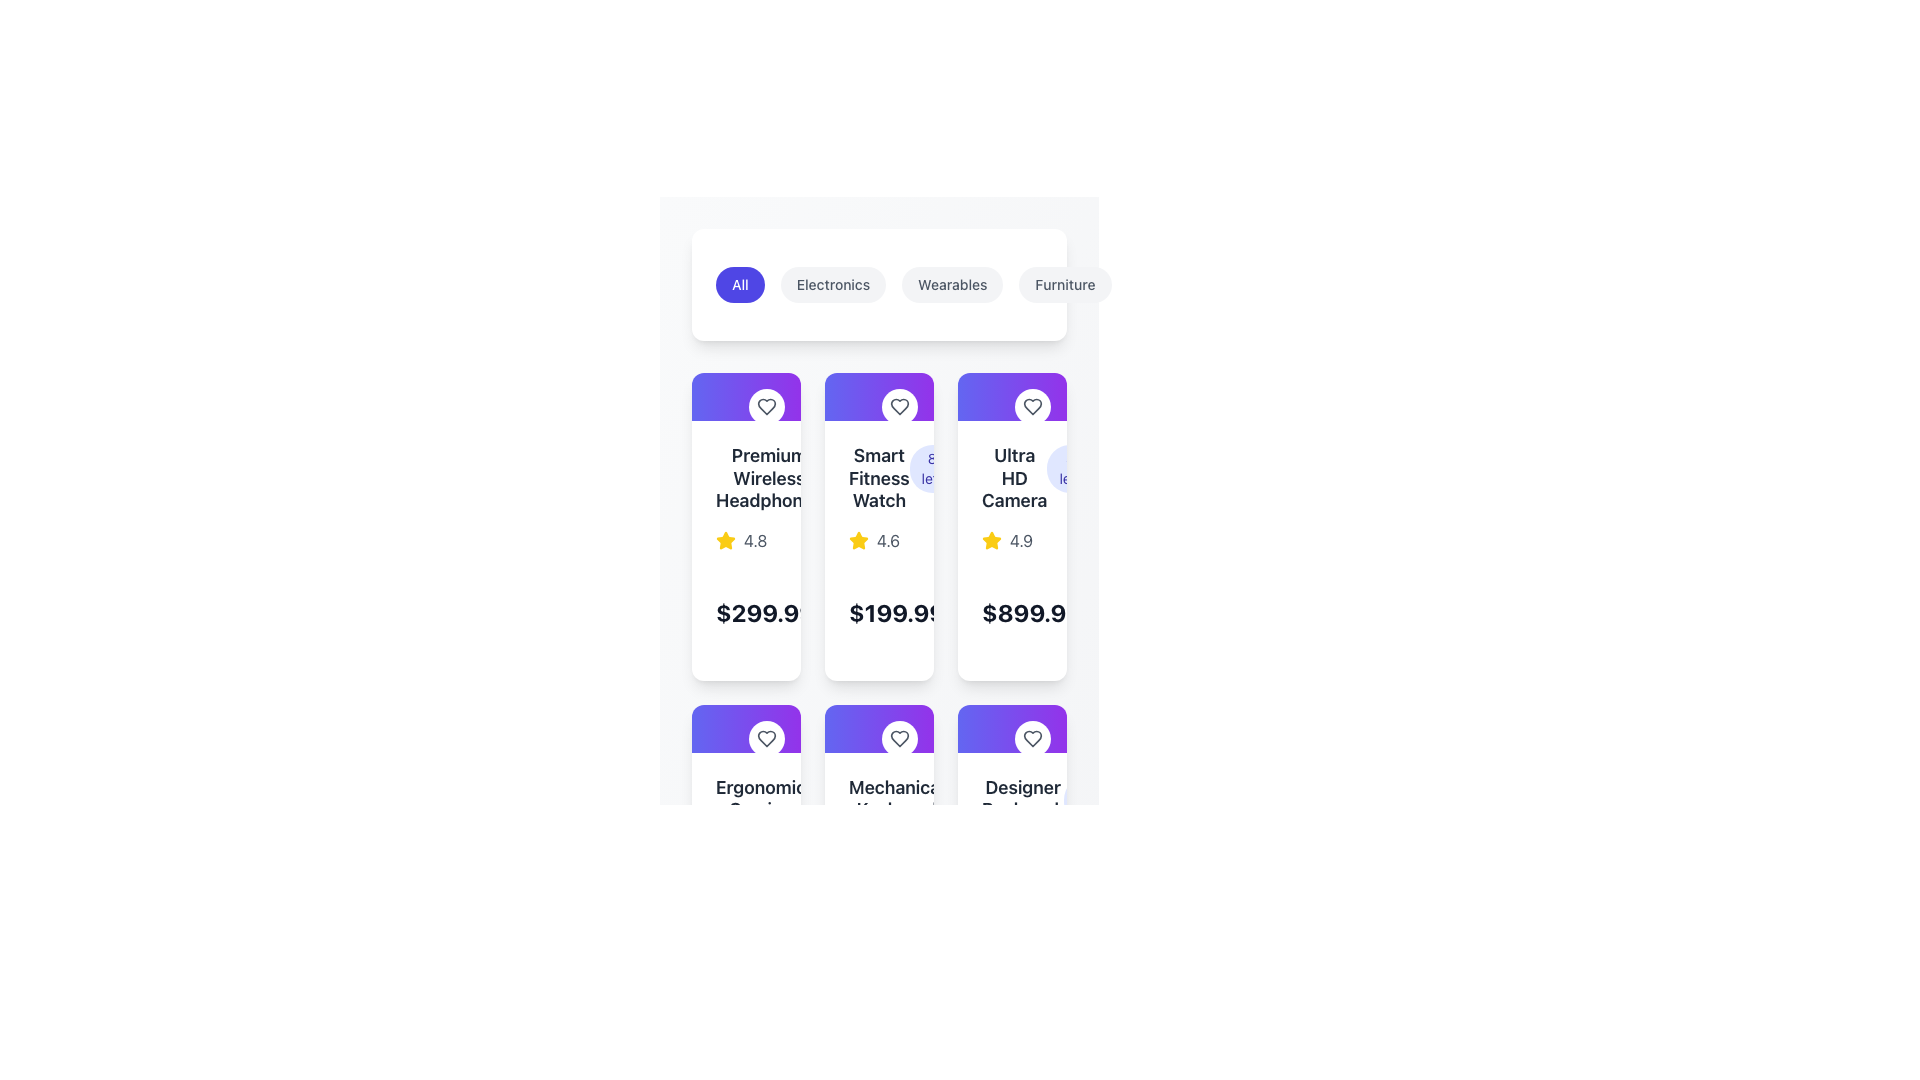 This screenshot has height=1080, width=1920. What do you see at coordinates (859, 540) in the screenshot?
I see `the yellow star-shaped icon to rate it, which is located to the left of the rating text '4.6'` at bounding box center [859, 540].